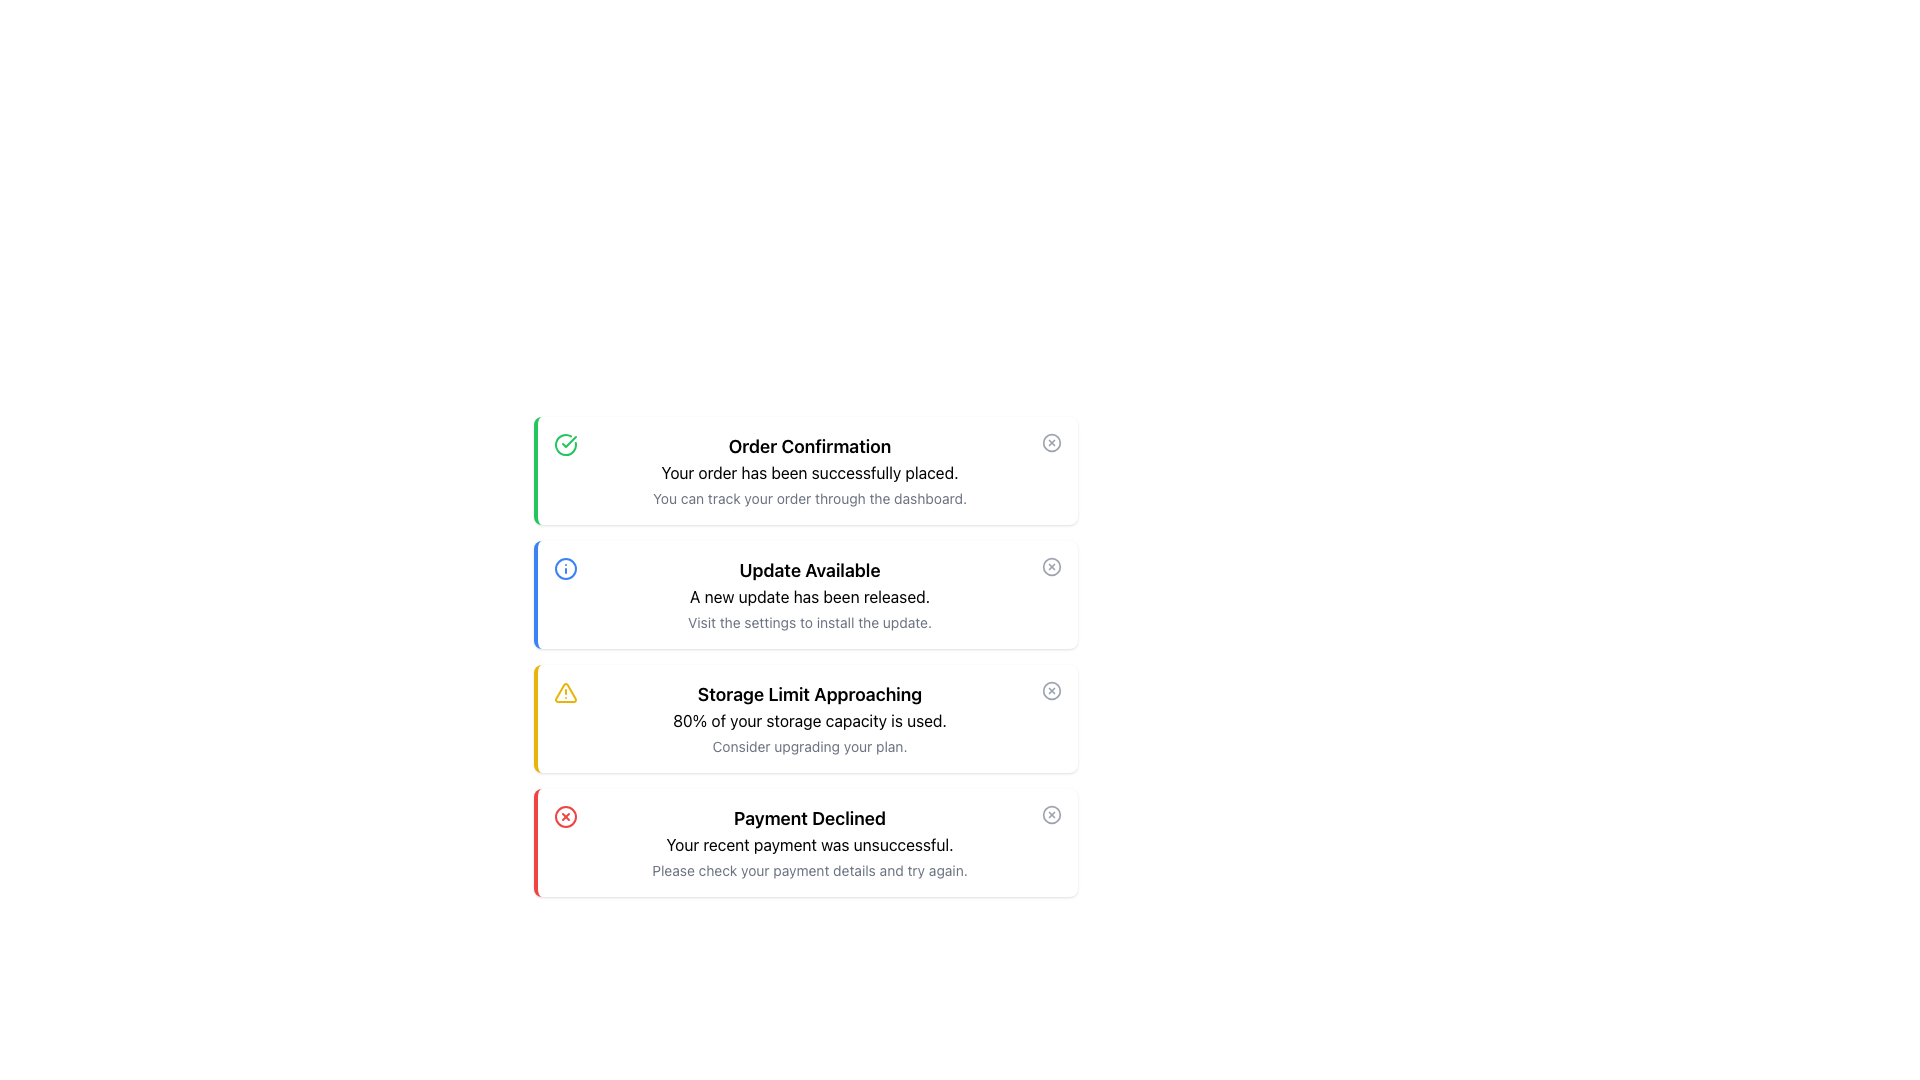  I want to click on the Close Button (Icon) located in the top-right corner of the 'Storage Limit Approaching' notification card to observe the hover effects, so click(1050, 689).